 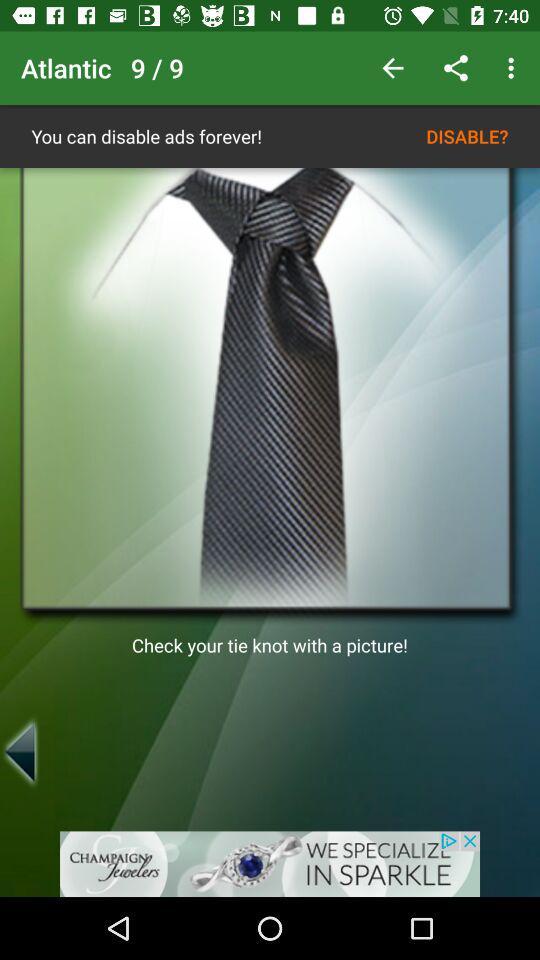 I want to click on click on advertisement, so click(x=270, y=863).